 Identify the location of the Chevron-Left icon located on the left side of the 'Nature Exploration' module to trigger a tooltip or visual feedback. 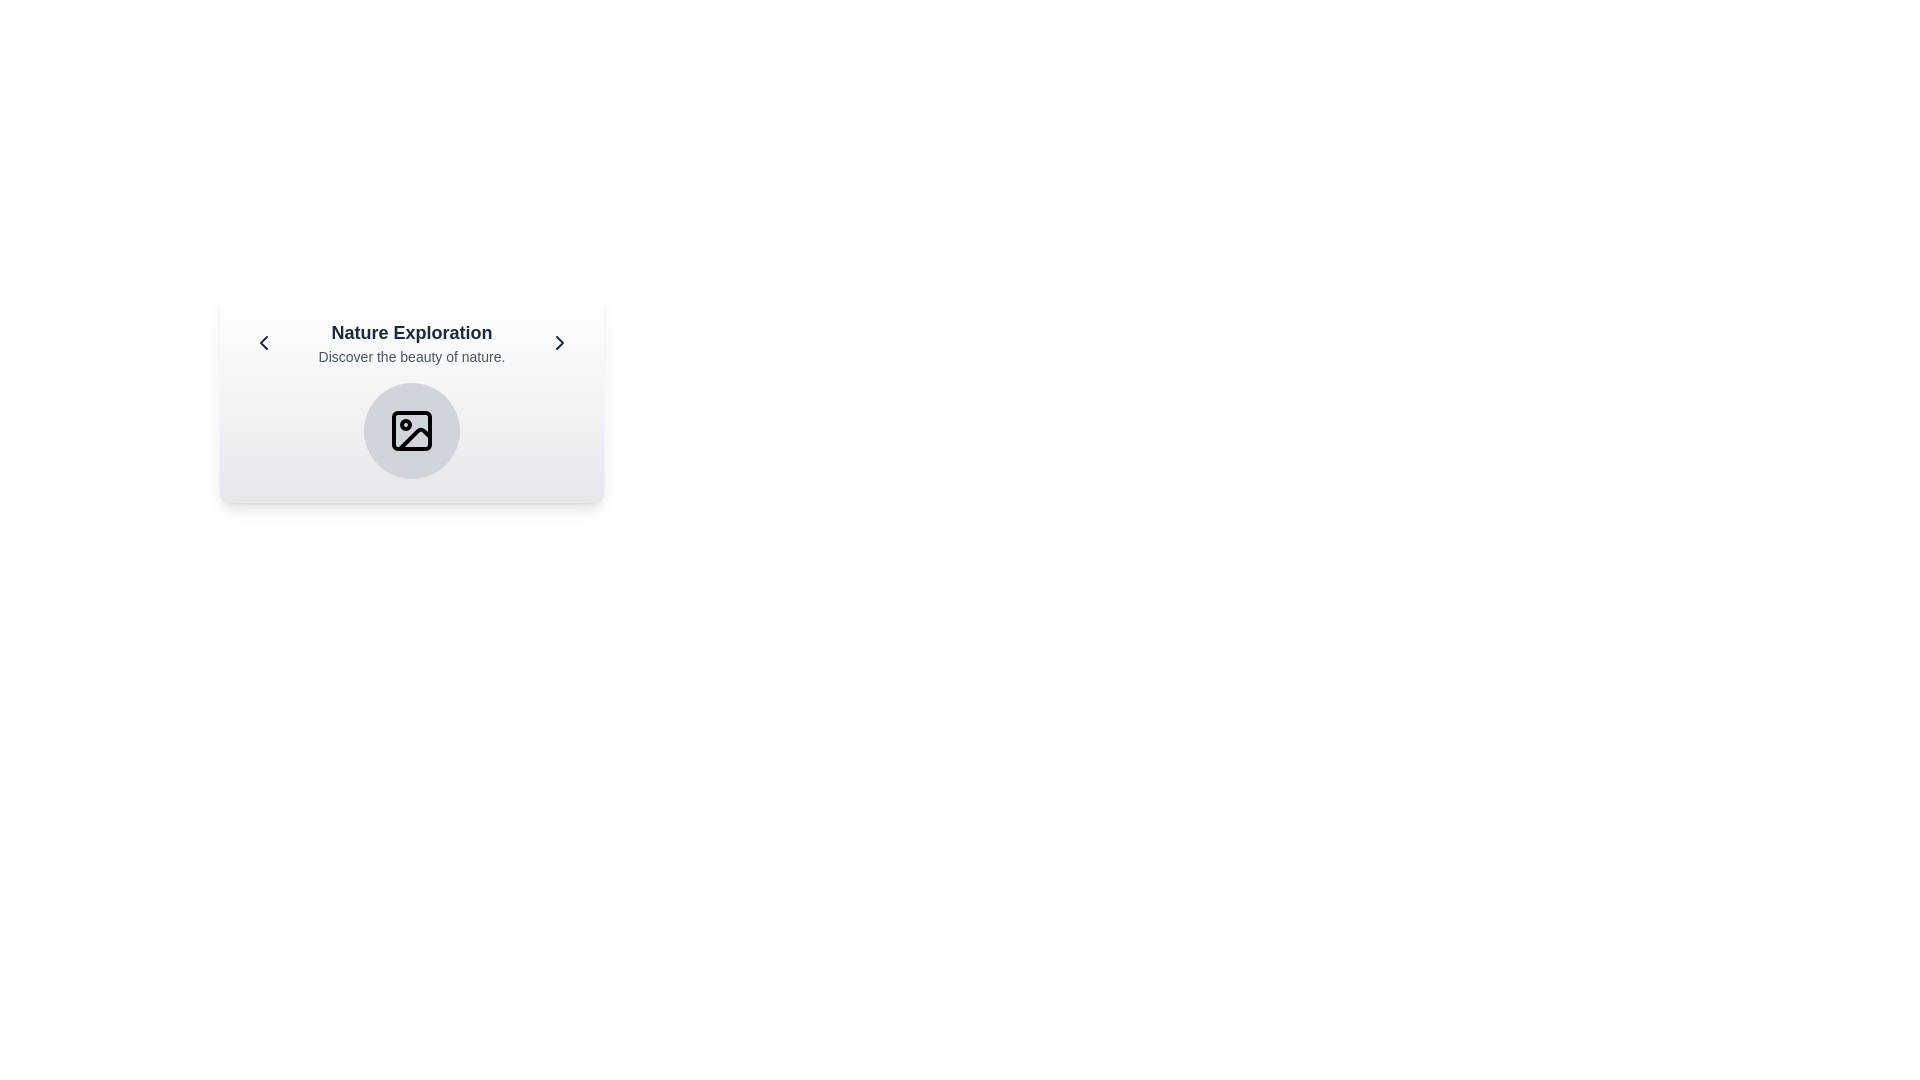
(263, 342).